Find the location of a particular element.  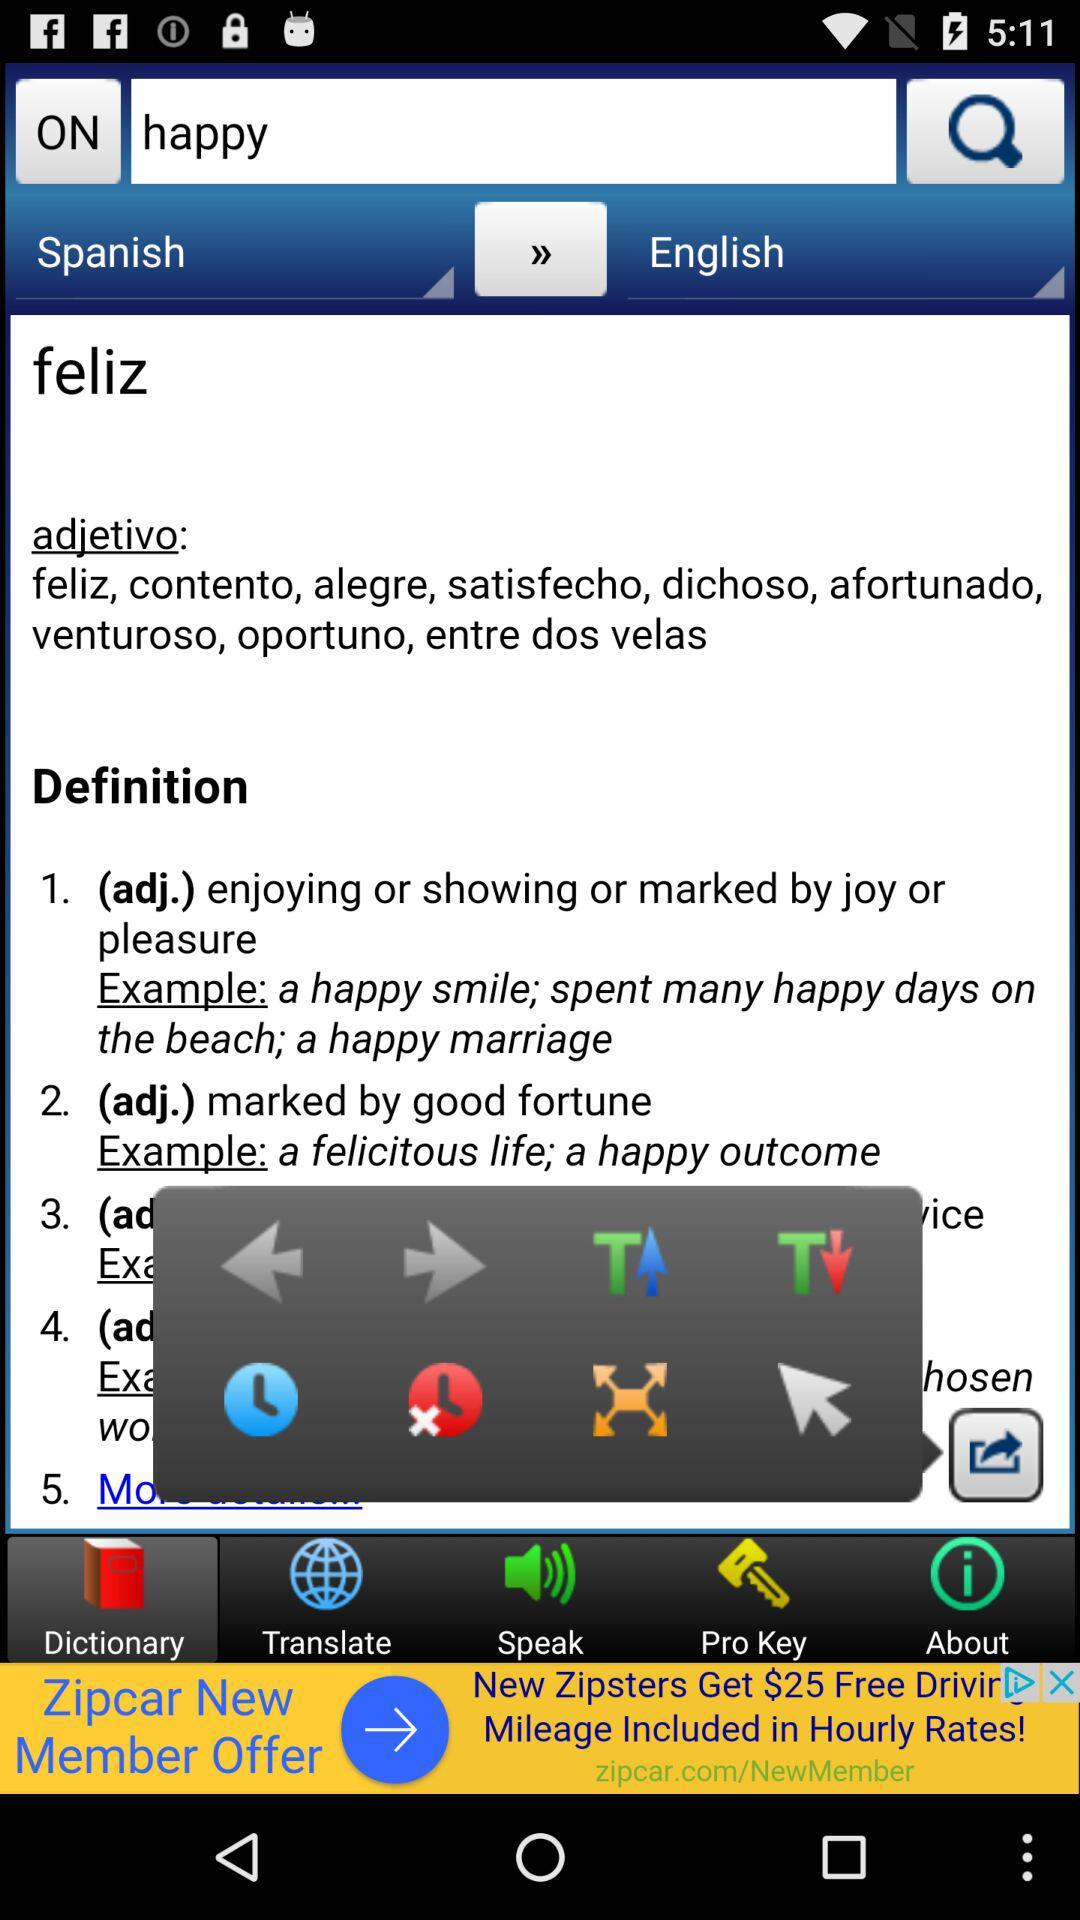

download is located at coordinates (995, 1454).